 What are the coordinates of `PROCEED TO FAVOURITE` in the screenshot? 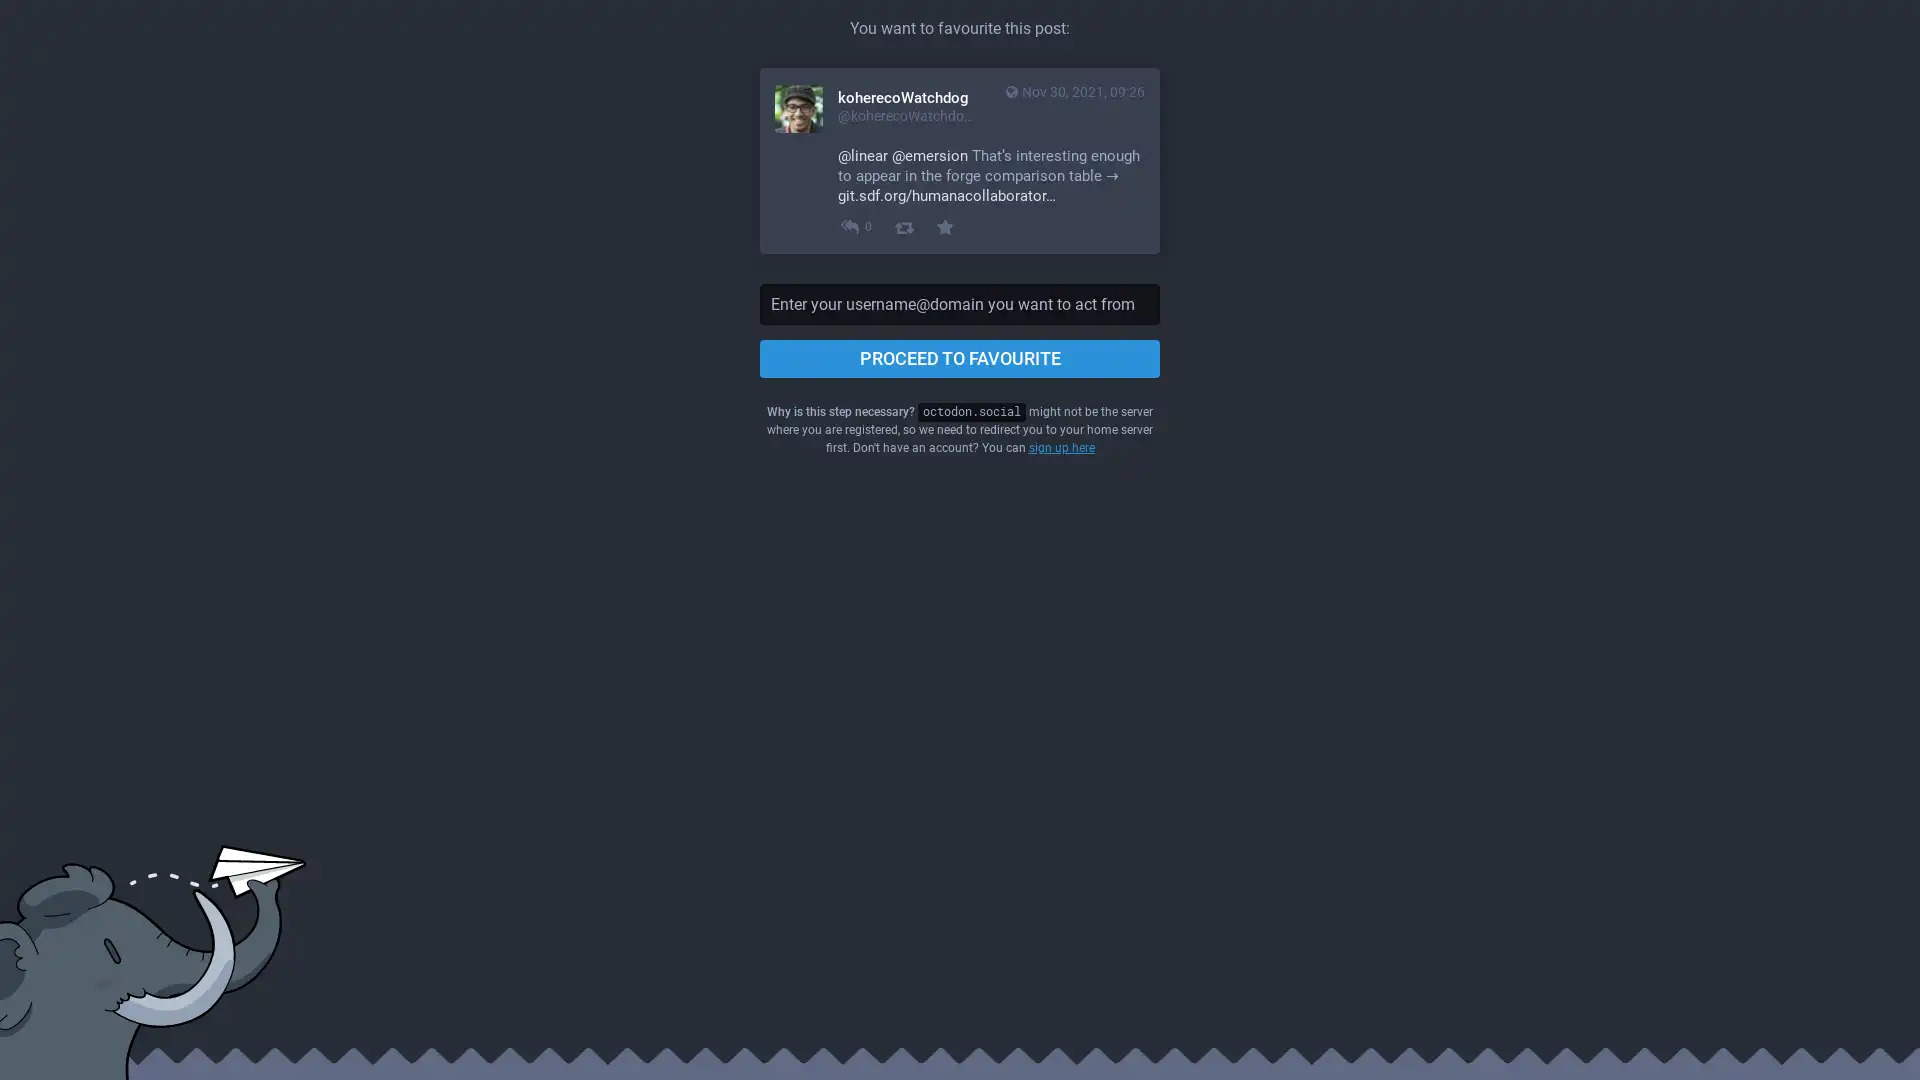 It's located at (960, 357).